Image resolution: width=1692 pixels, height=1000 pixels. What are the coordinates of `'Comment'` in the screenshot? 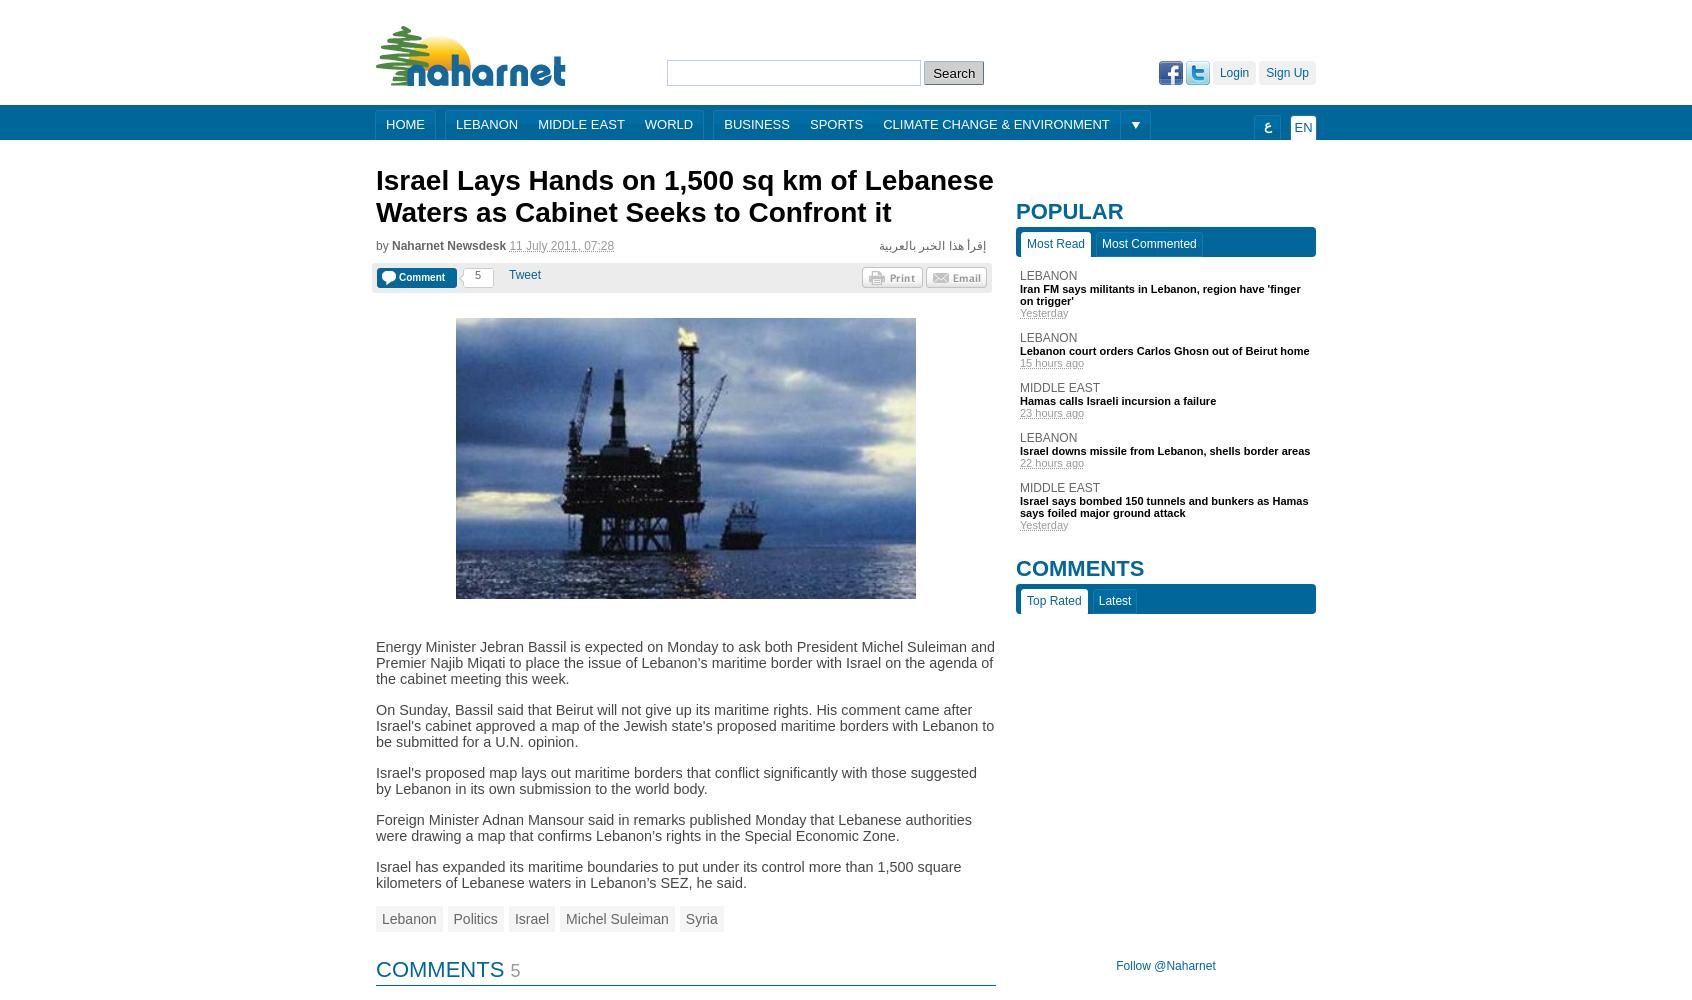 It's located at (398, 277).